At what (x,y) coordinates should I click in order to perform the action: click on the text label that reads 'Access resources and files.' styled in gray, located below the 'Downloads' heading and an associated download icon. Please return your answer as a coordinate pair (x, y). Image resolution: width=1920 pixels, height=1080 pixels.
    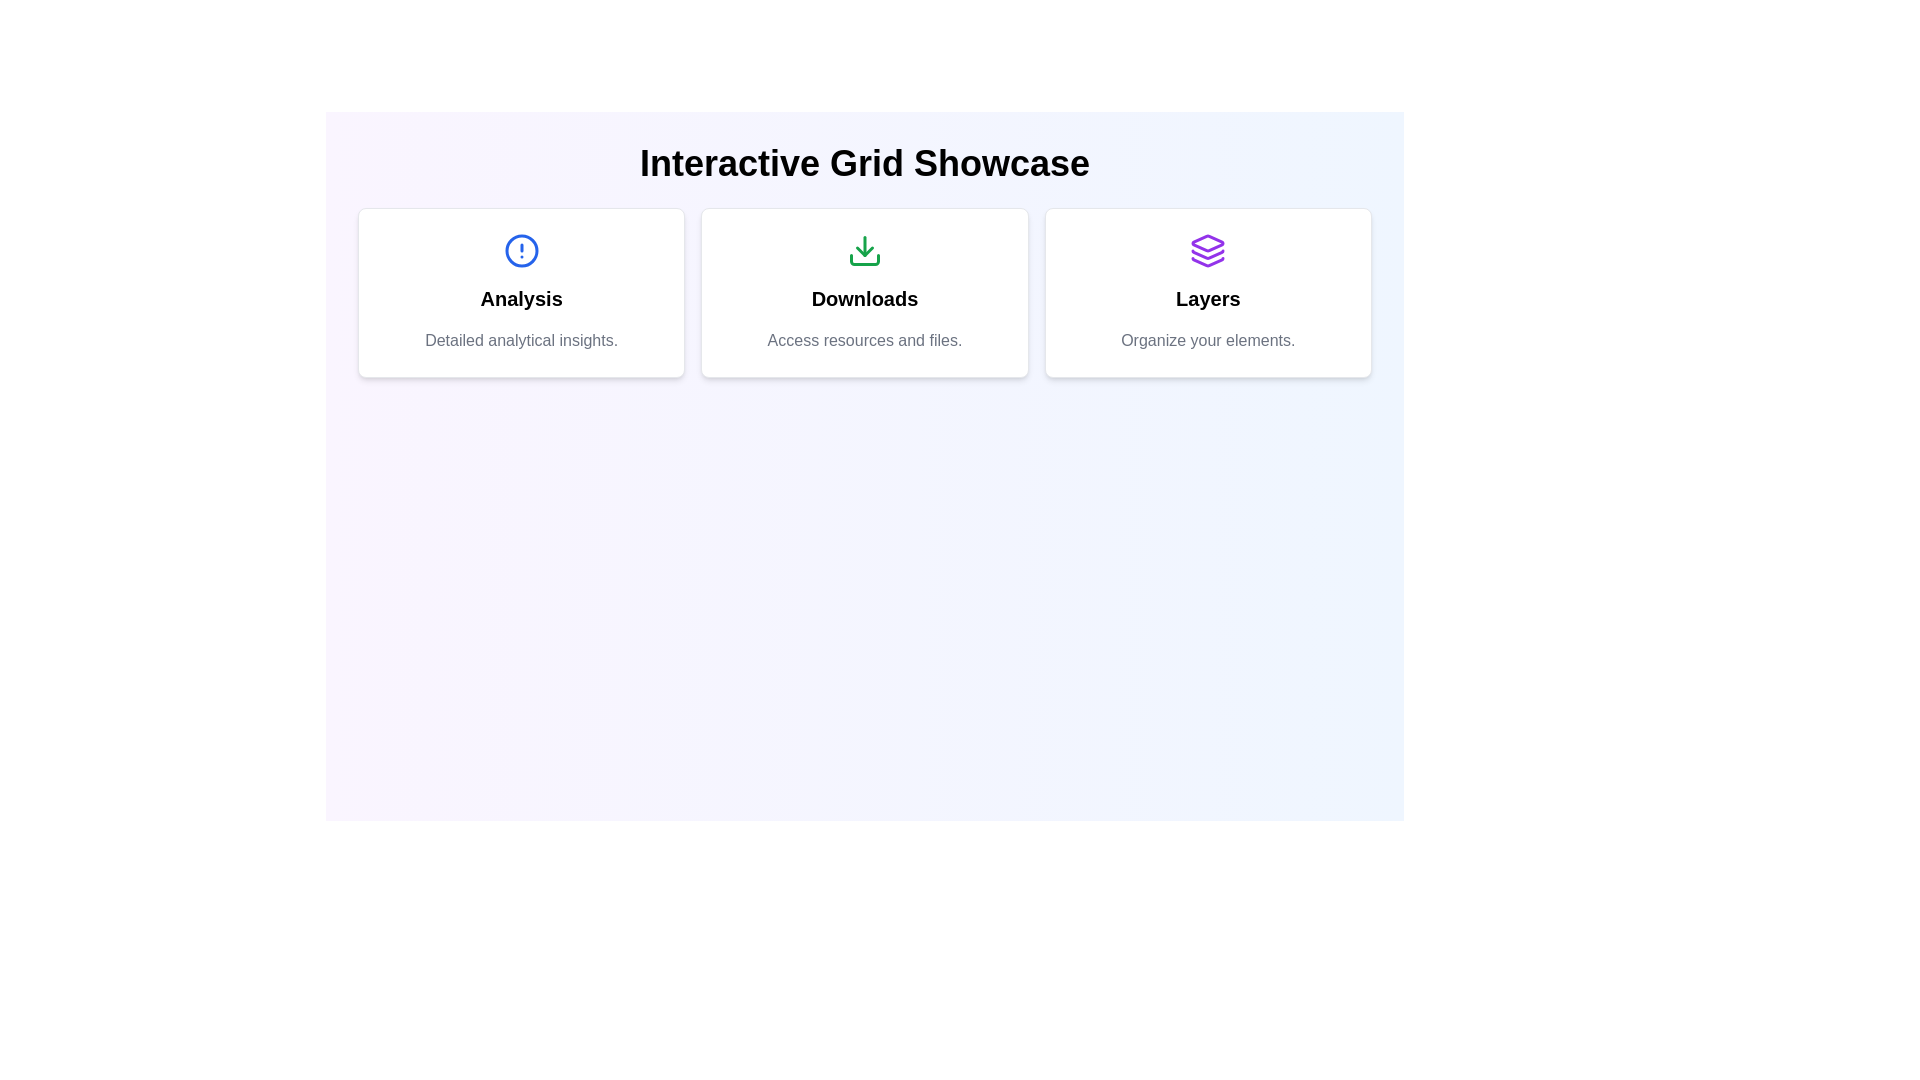
    Looking at the image, I should click on (864, 339).